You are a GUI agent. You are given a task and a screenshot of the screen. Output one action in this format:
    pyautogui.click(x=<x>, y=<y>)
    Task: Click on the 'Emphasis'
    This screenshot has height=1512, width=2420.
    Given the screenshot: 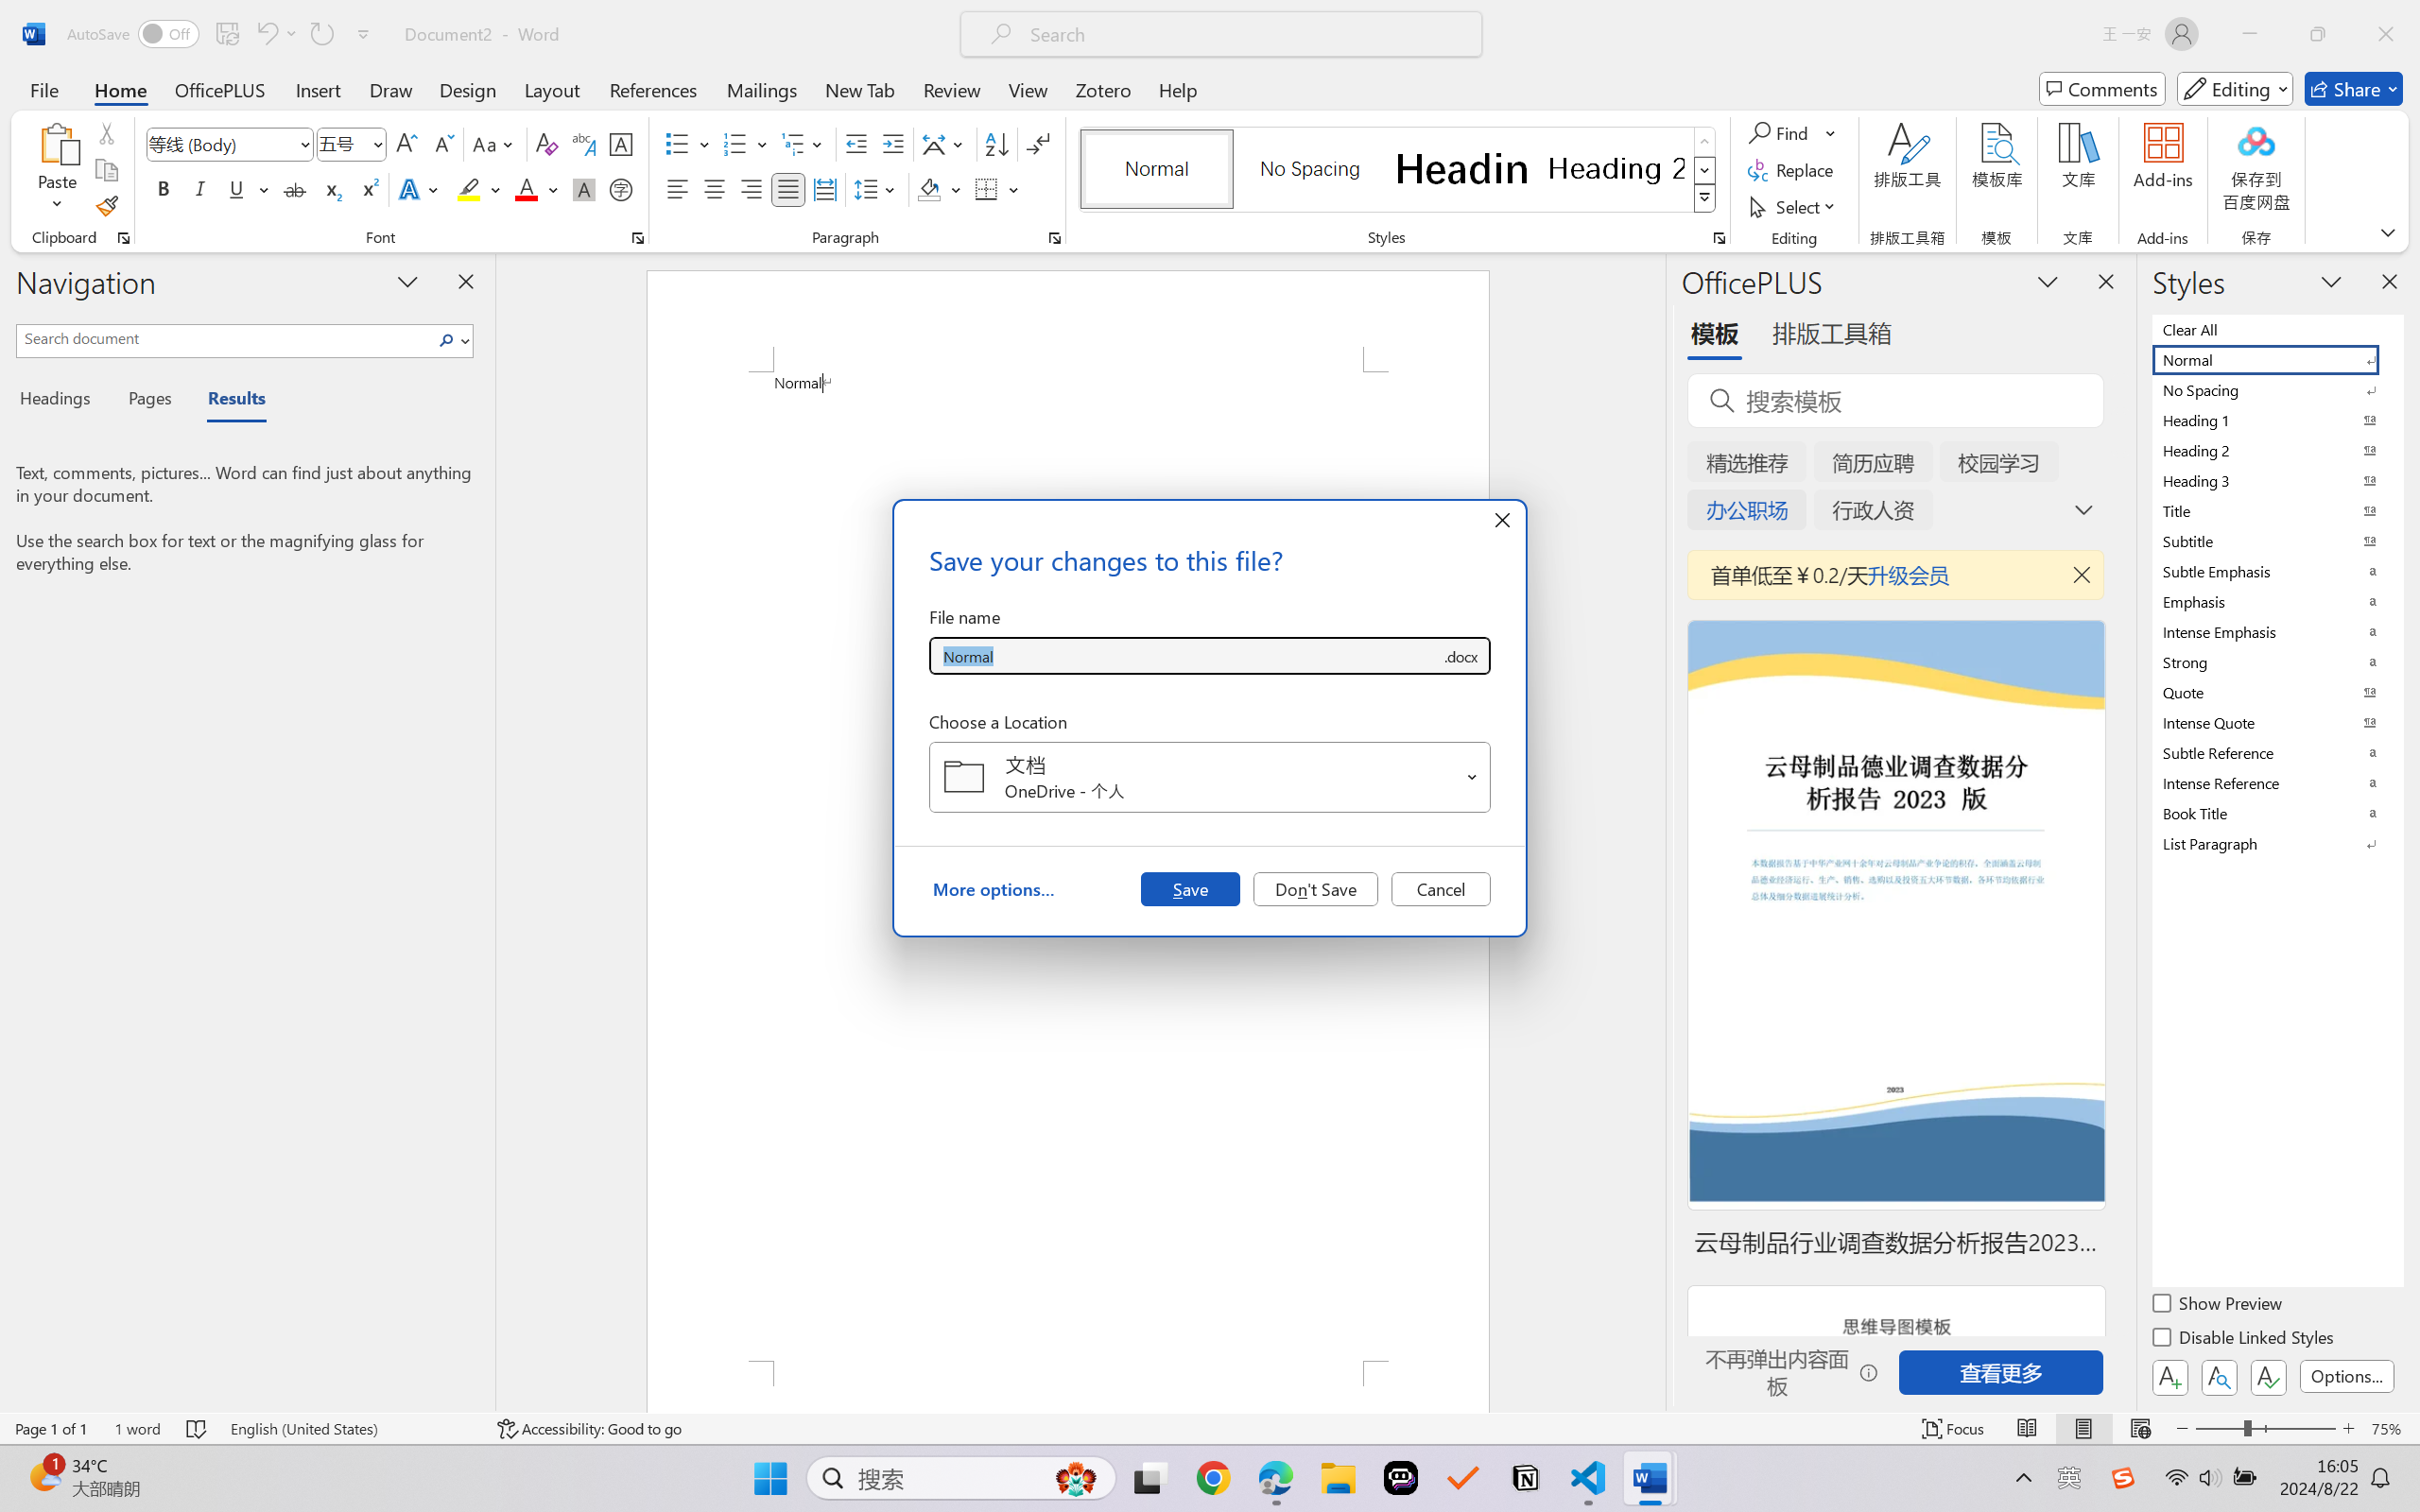 What is the action you would take?
    pyautogui.click(x=2275, y=601)
    